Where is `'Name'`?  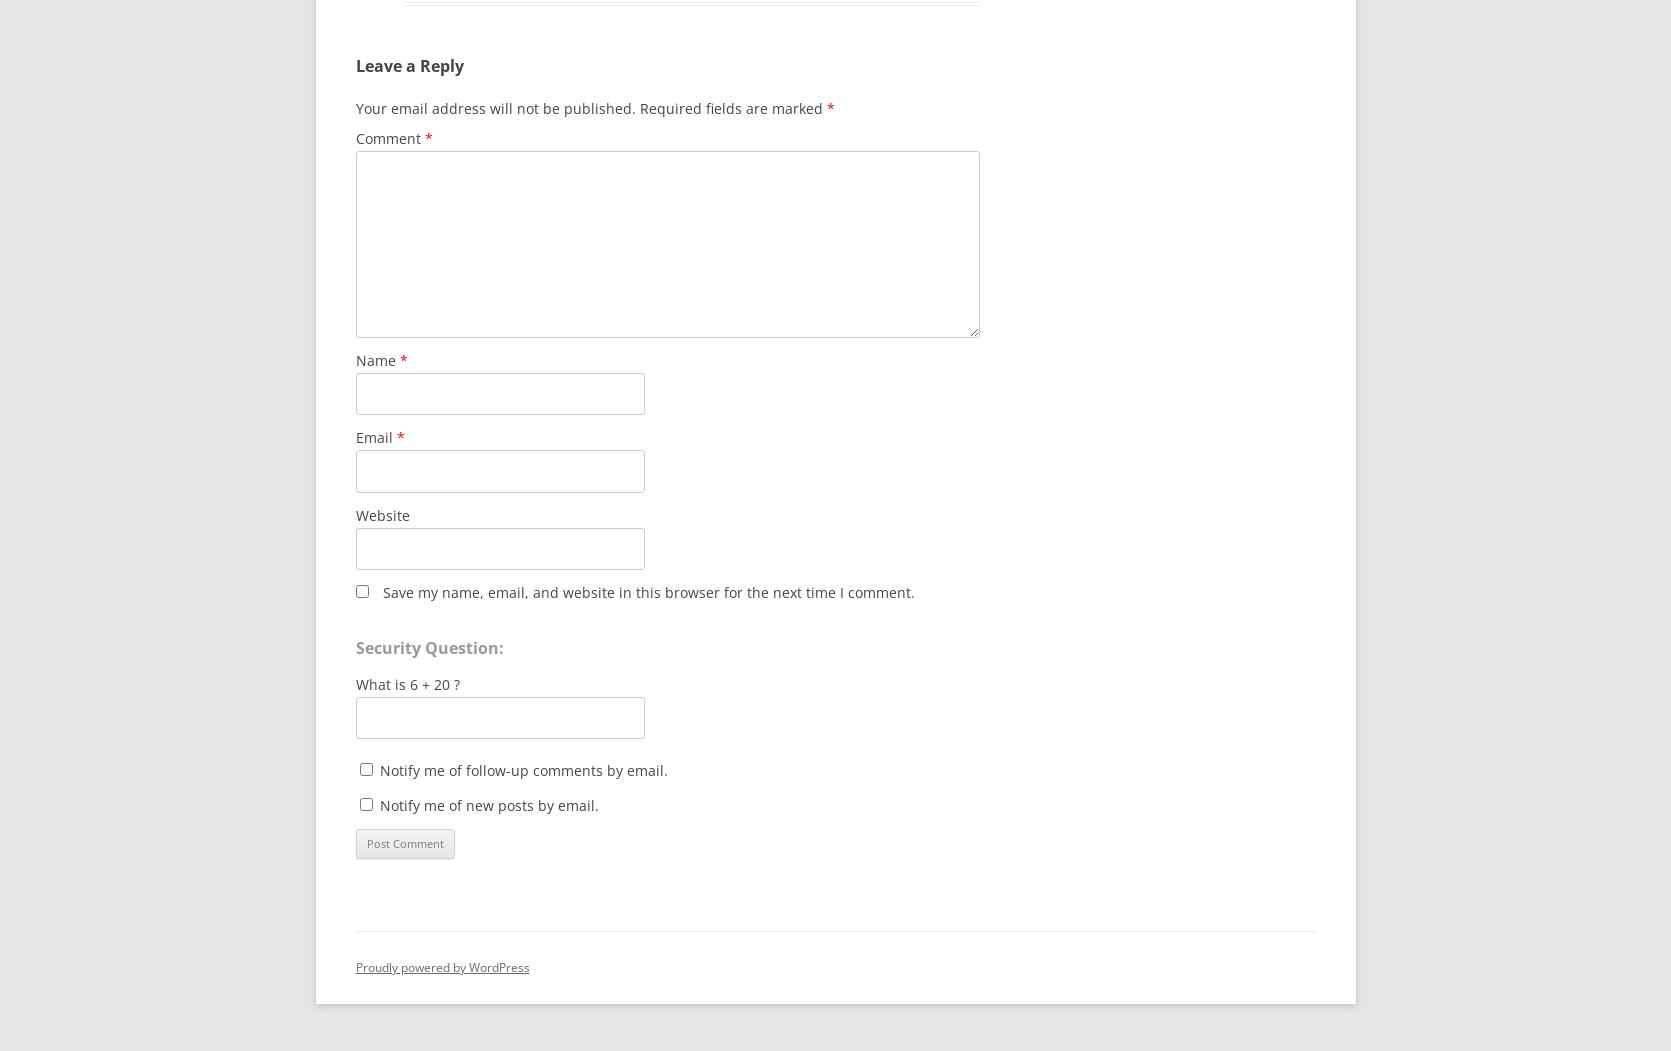
'Name' is located at coordinates (376, 359).